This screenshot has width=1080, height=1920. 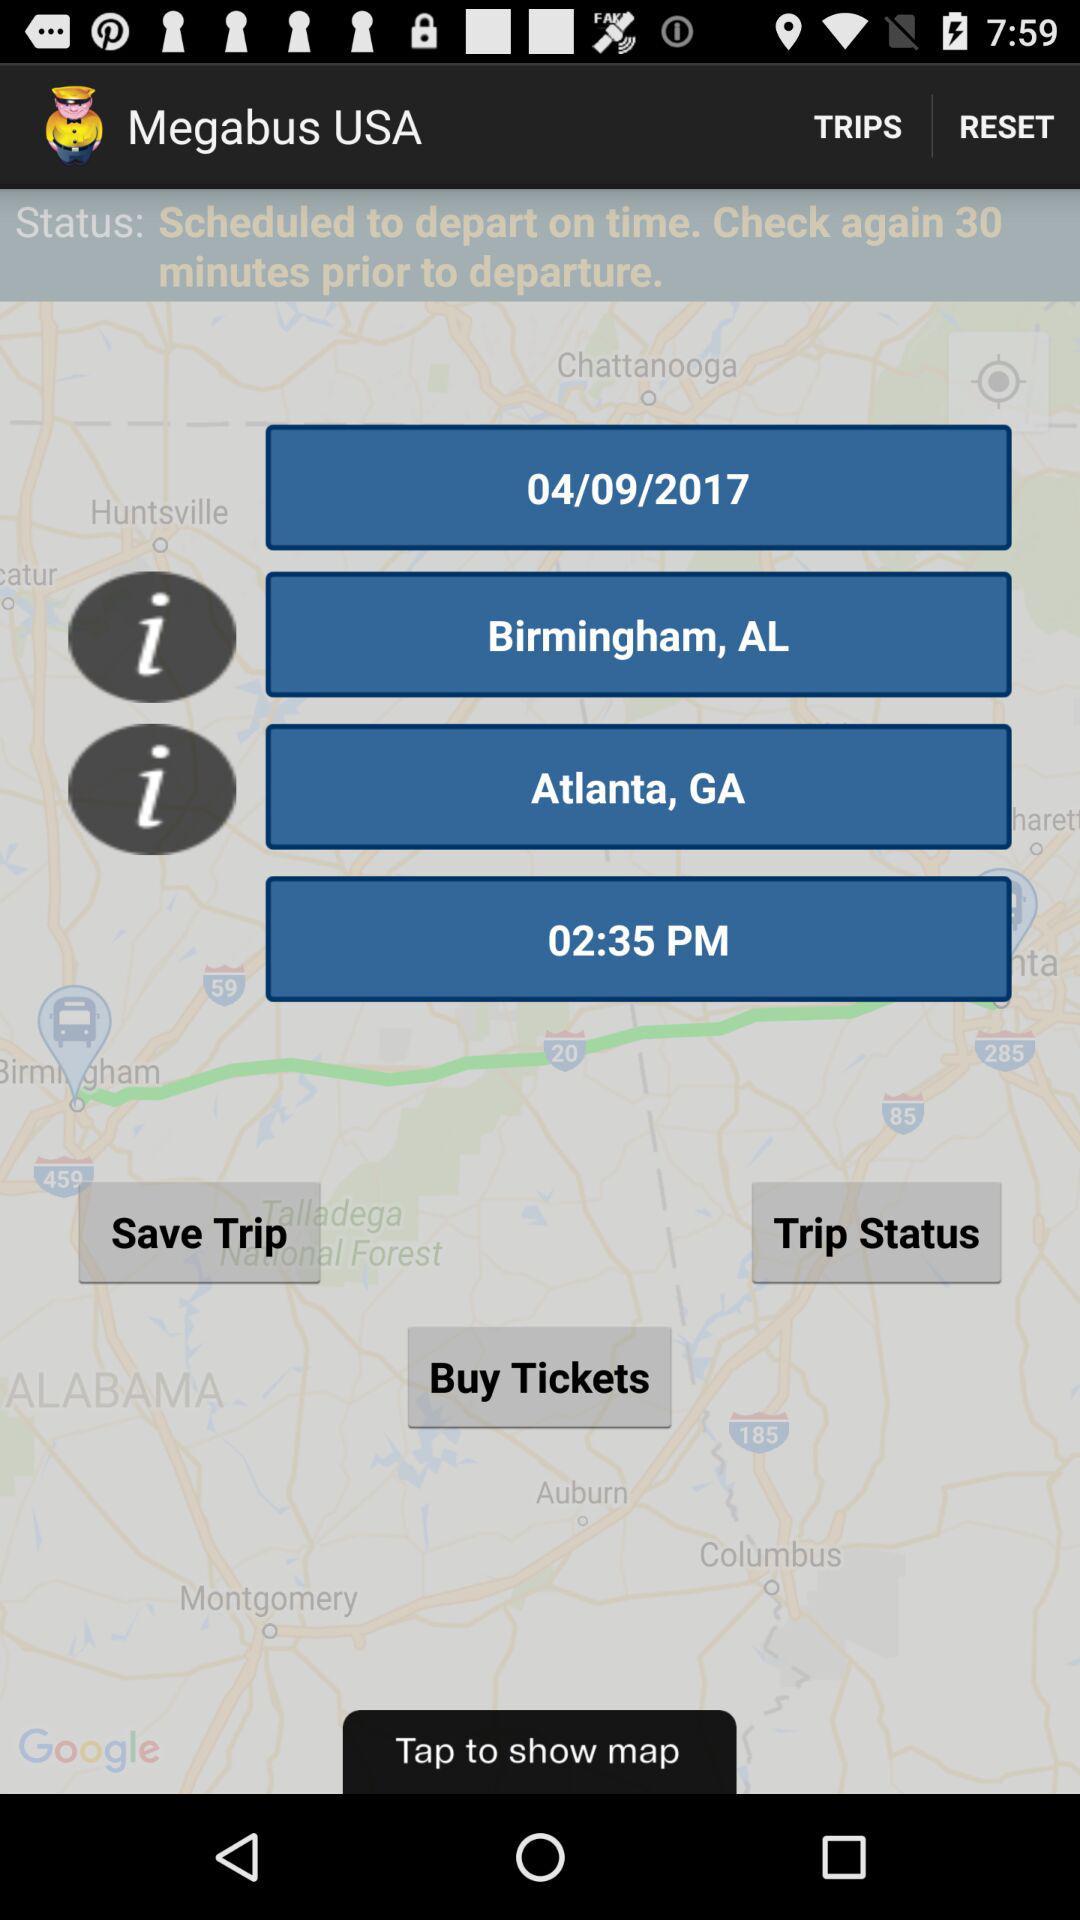 I want to click on the button to the right of save trip button, so click(x=875, y=1230).